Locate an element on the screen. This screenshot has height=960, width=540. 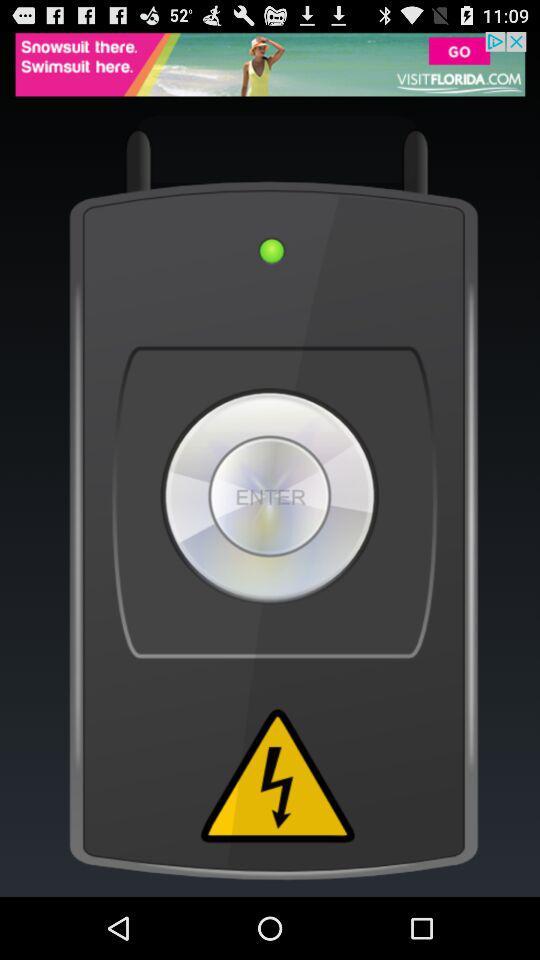
advertisement banner is located at coordinates (270, 64).